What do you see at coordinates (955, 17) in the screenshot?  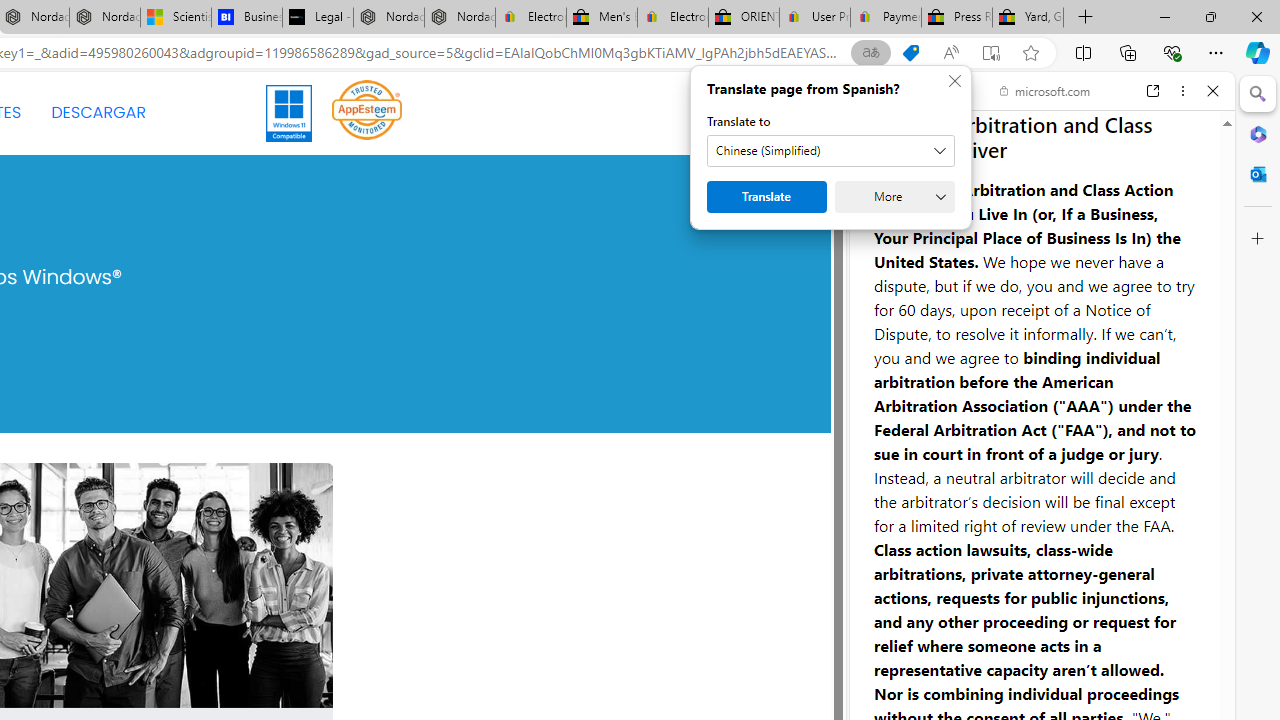 I see `'Press Room - eBay Inc.'` at bounding box center [955, 17].